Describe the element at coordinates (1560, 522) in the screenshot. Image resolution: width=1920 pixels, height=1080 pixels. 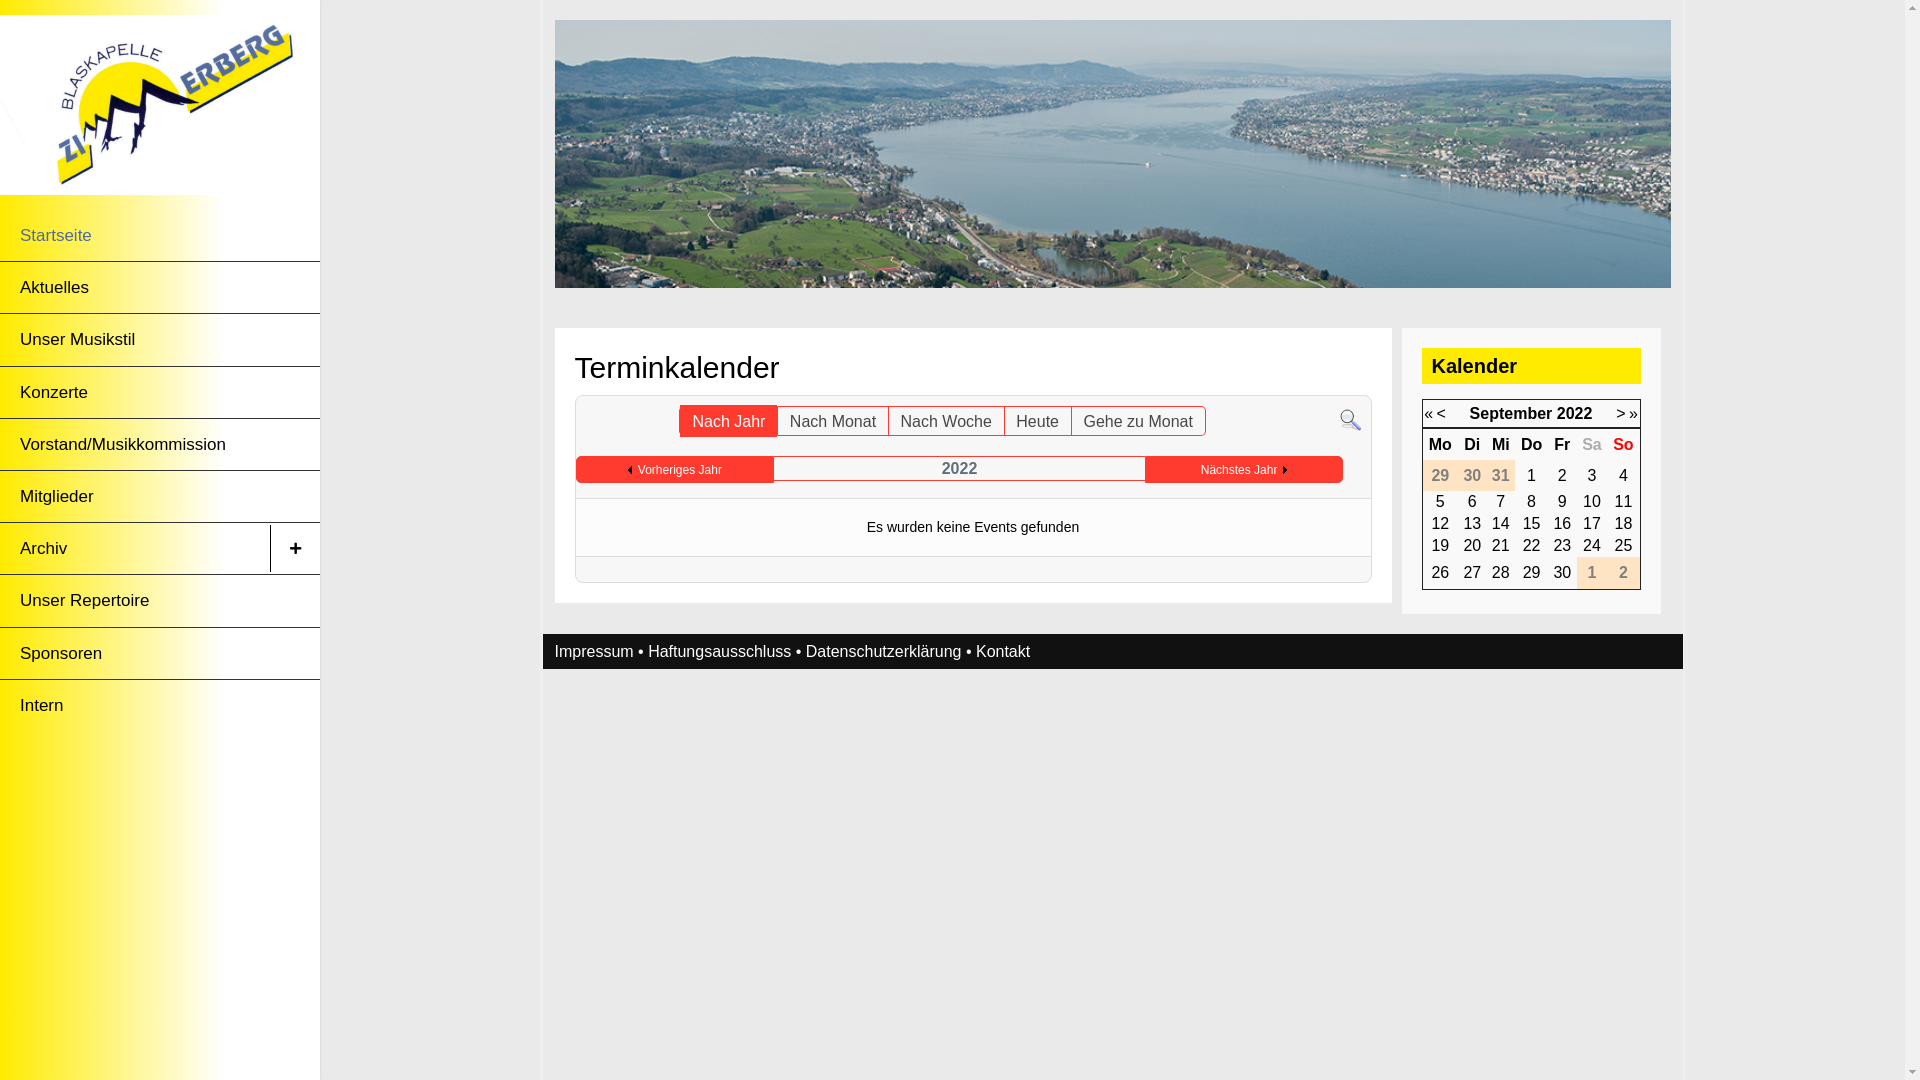
I see `'16'` at that location.